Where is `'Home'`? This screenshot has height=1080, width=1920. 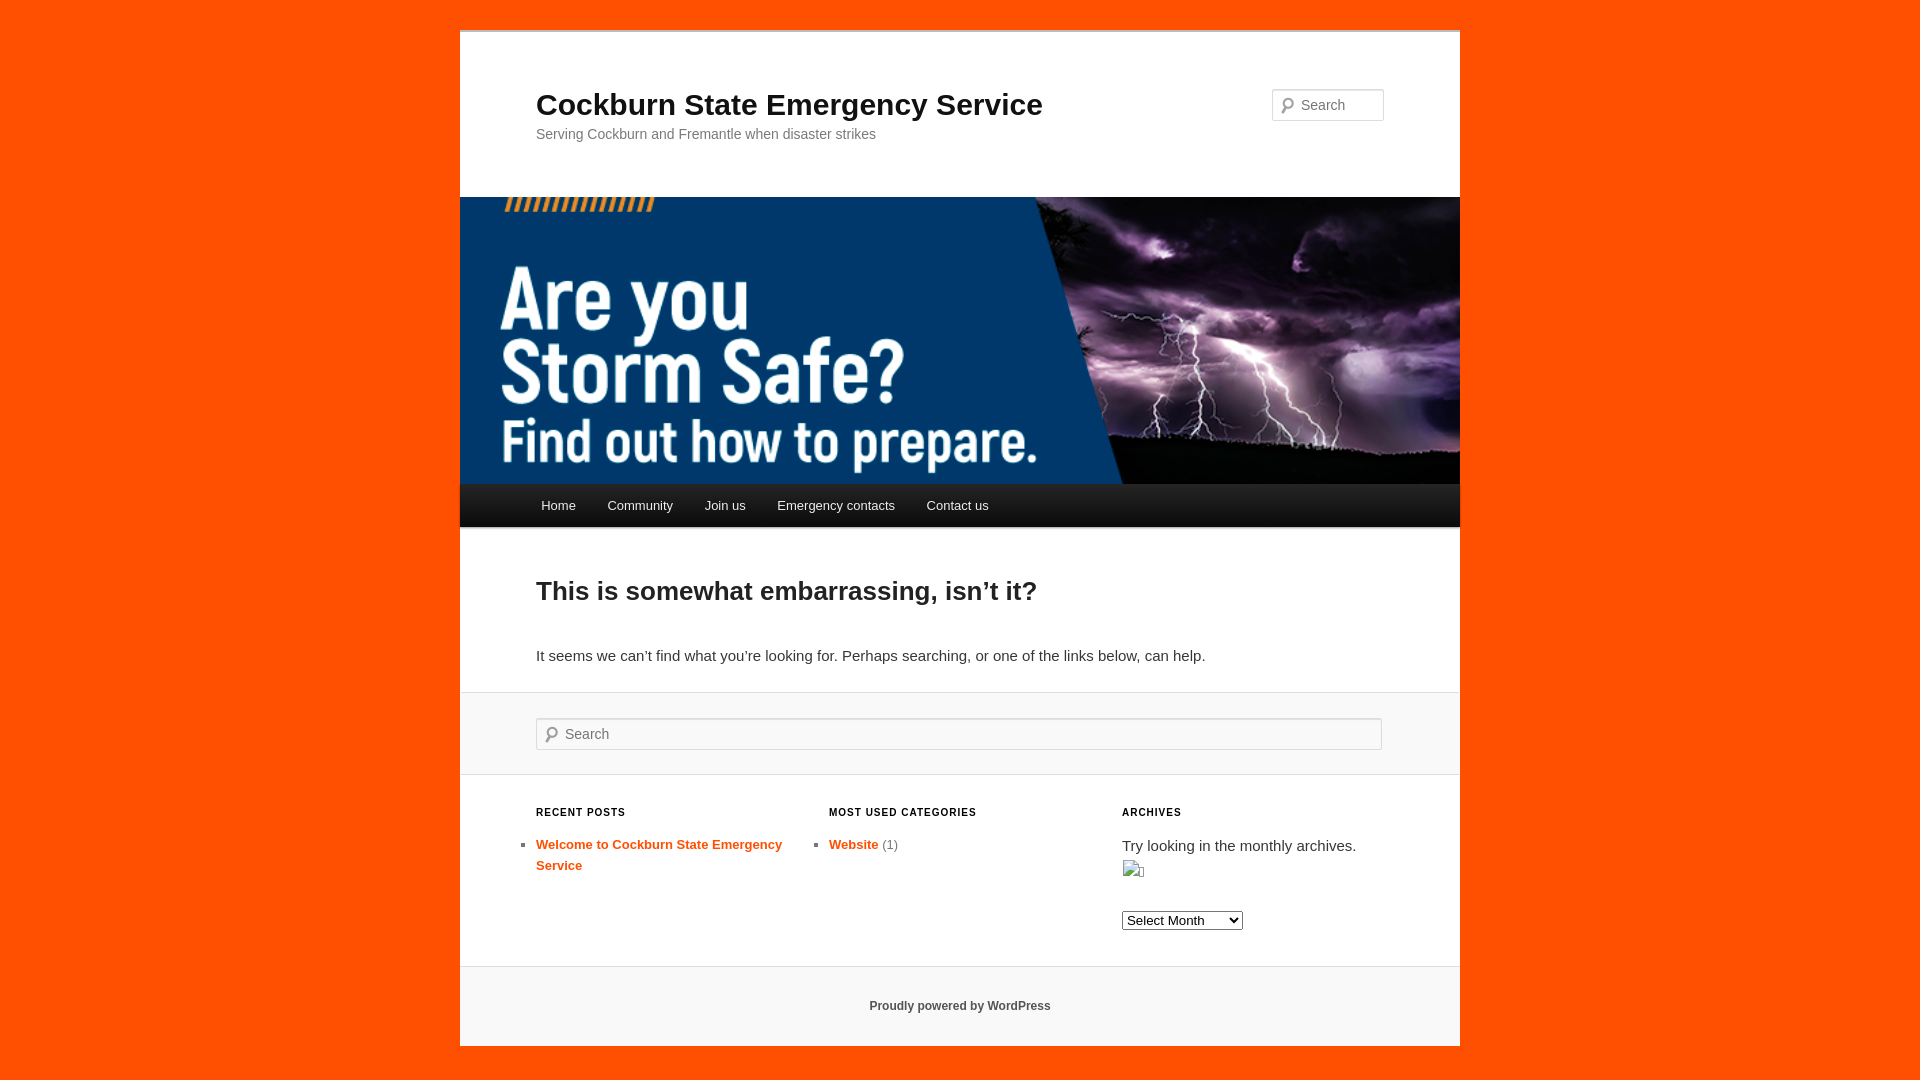
'Home' is located at coordinates (557, 504).